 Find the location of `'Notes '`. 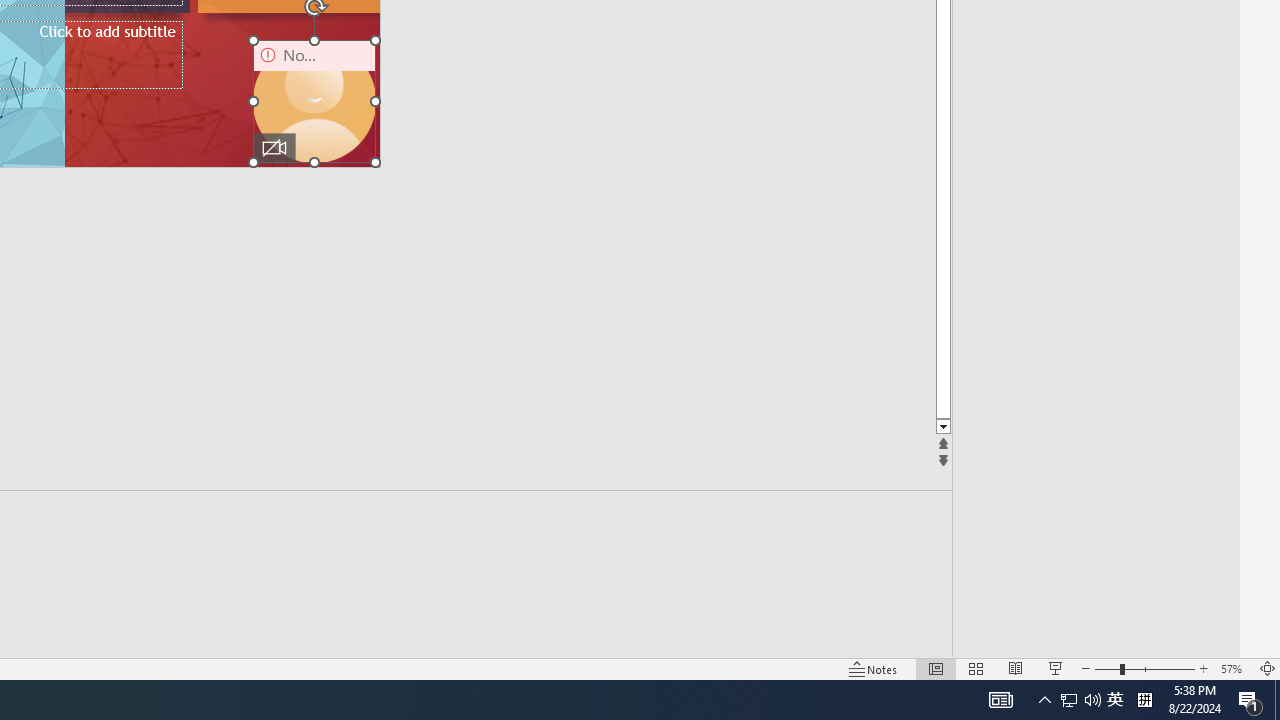

'Notes ' is located at coordinates (874, 669).